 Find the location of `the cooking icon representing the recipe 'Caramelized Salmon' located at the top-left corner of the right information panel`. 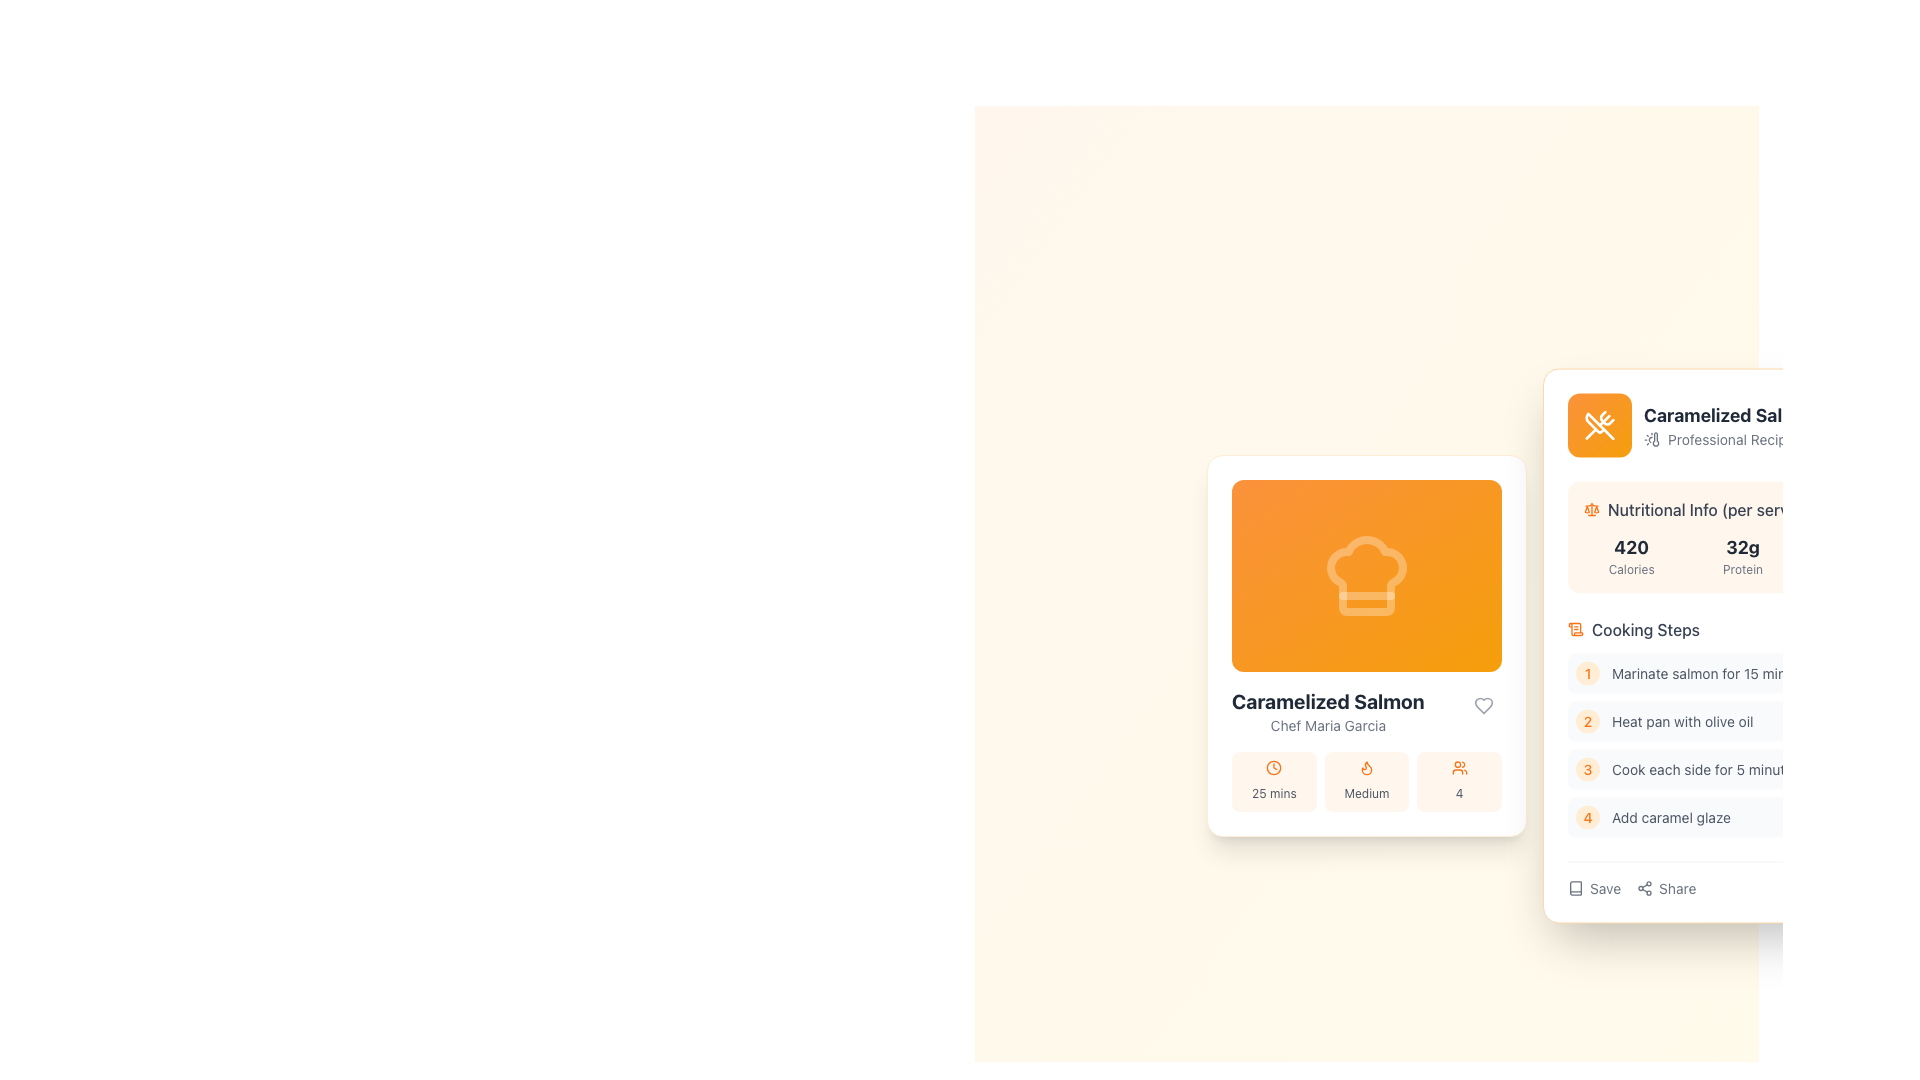

the cooking icon representing the recipe 'Caramelized Salmon' located at the top-left corner of the right information panel is located at coordinates (1598, 423).